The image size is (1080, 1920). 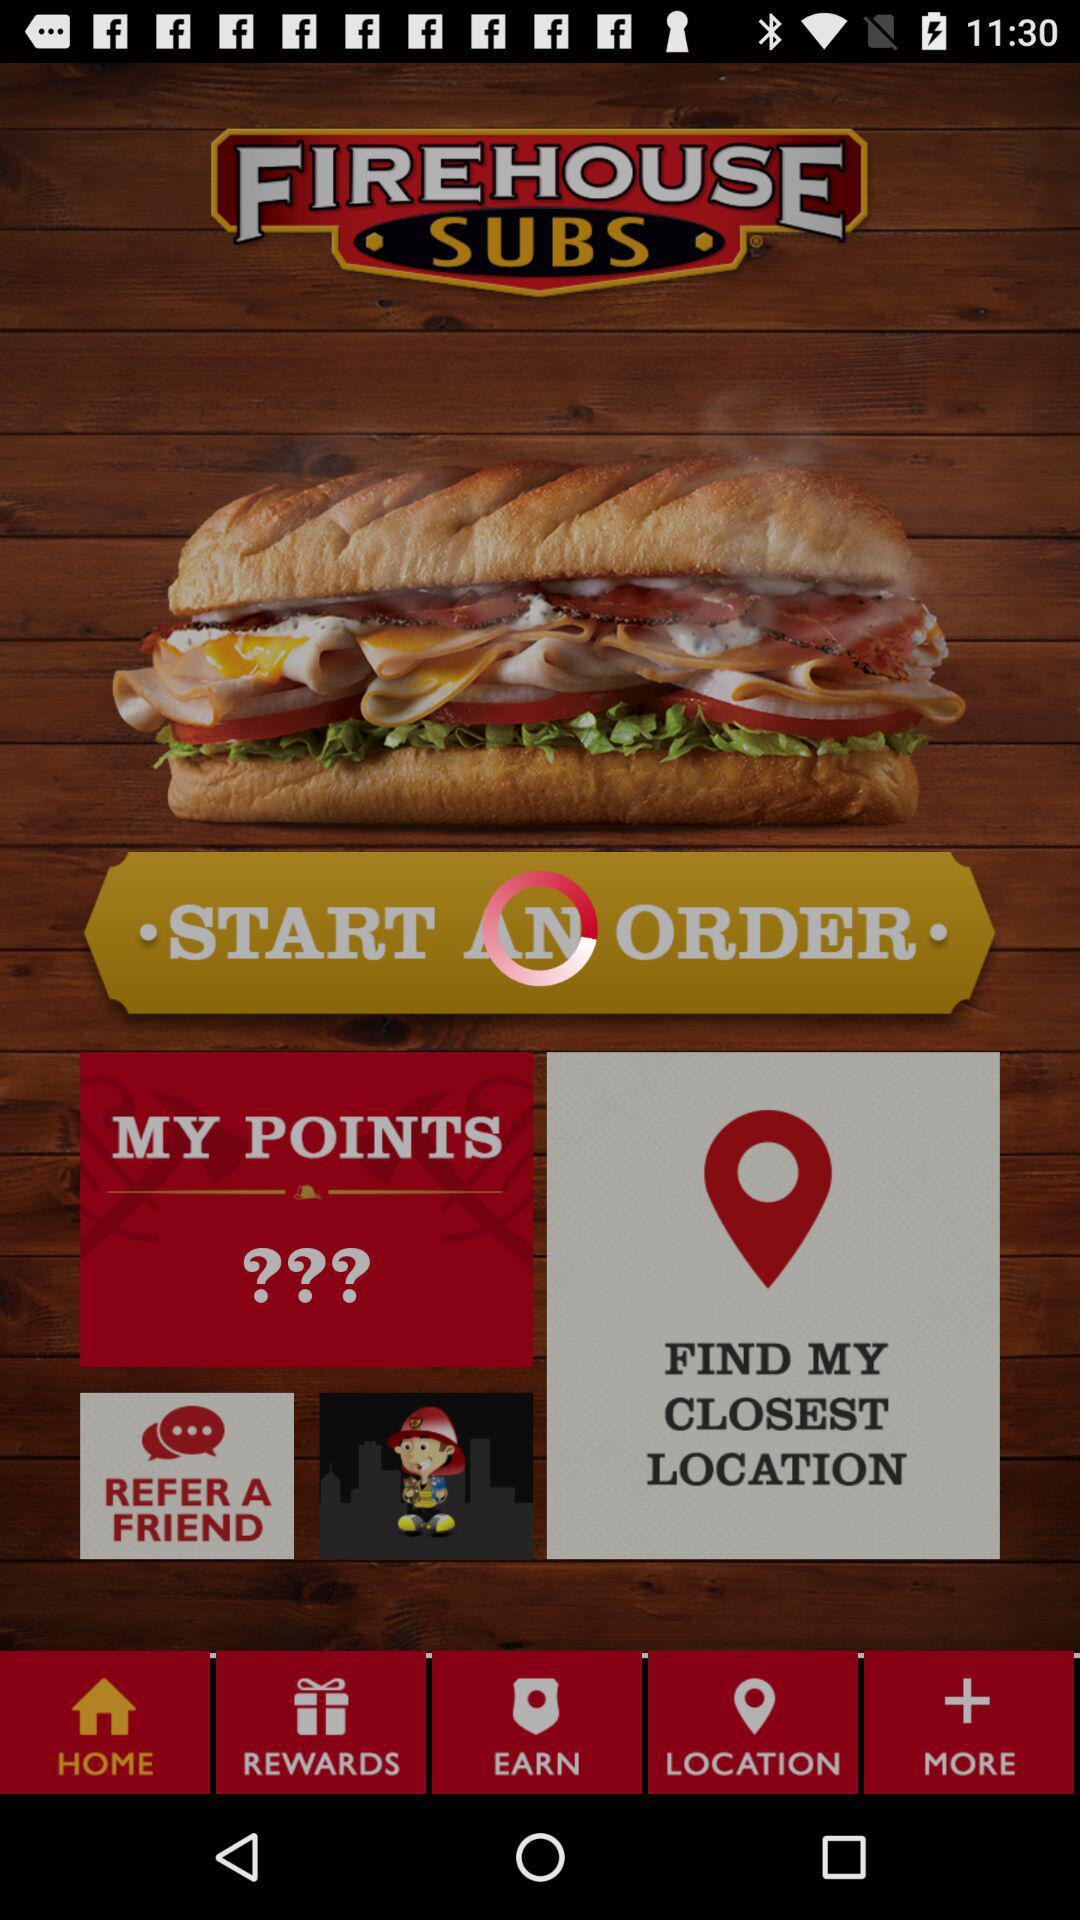 I want to click on the settings icon, so click(x=425, y=1578).